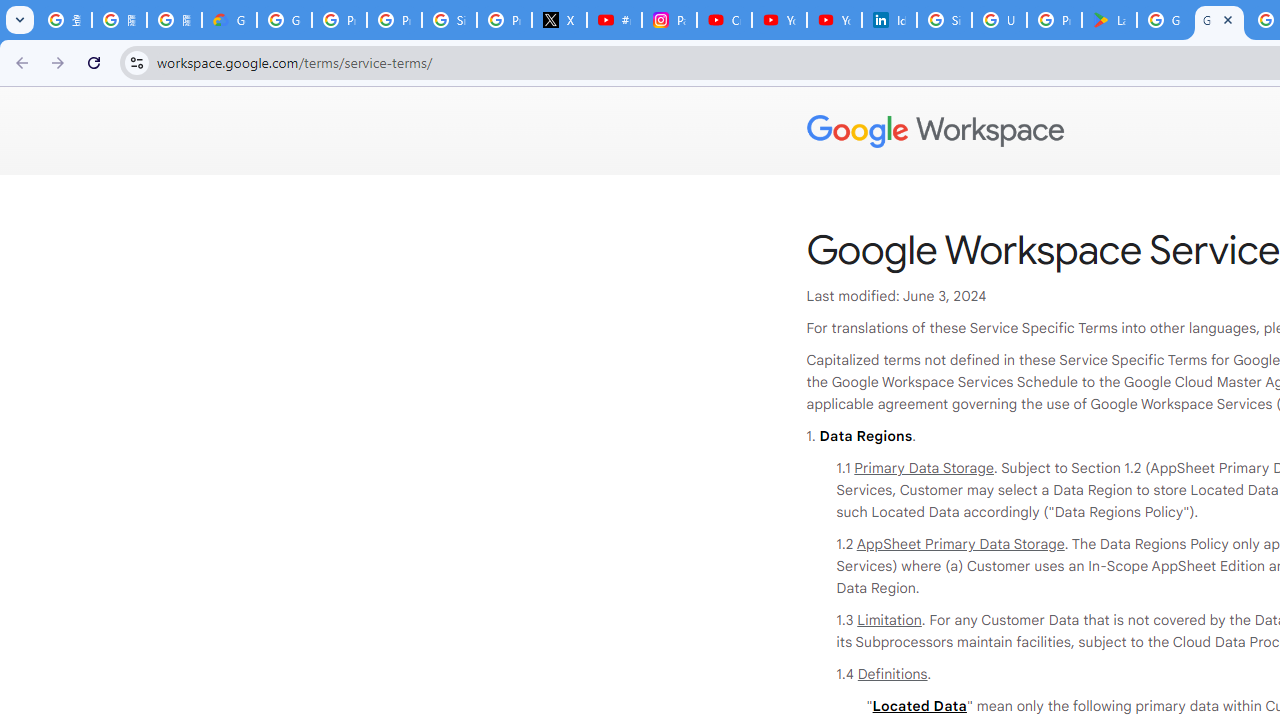 The width and height of the screenshot is (1280, 720). I want to click on 'Google Cloud Privacy Notice', so click(229, 20).